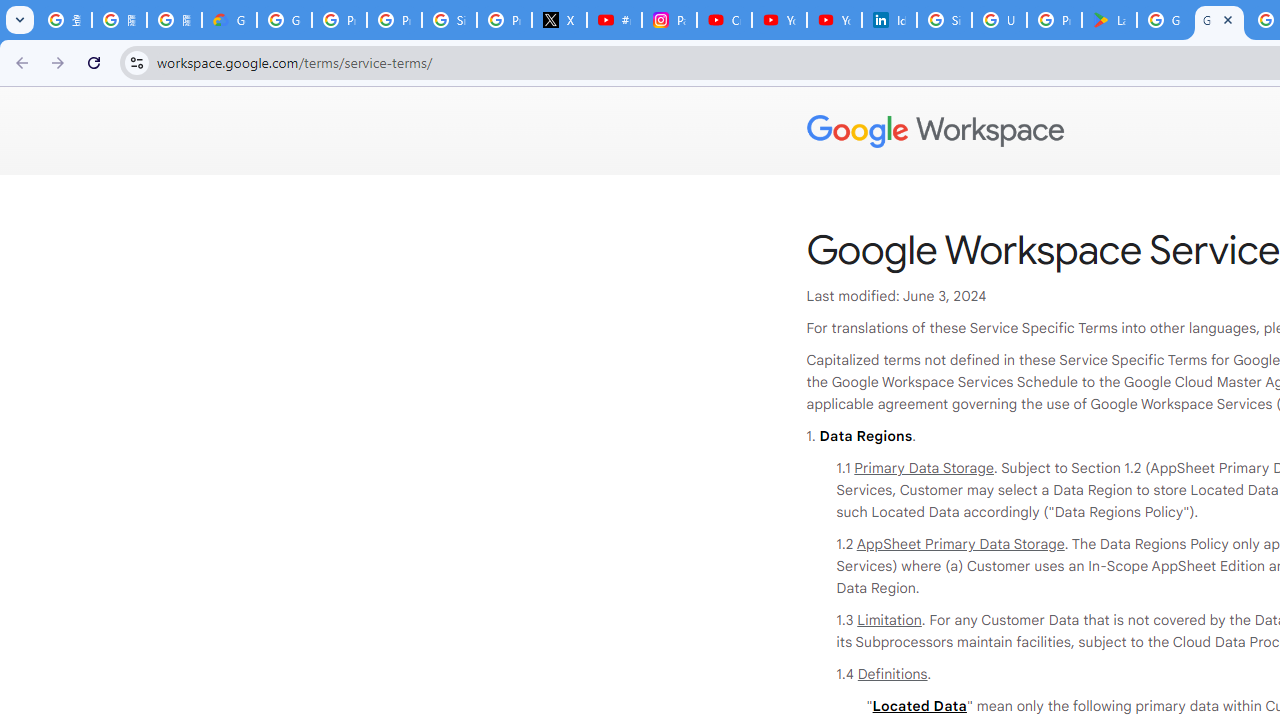 The width and height of the screenshot is (1280, 720). I want to click on 'Google Cloud Privacy Notice', so click(229, 20).